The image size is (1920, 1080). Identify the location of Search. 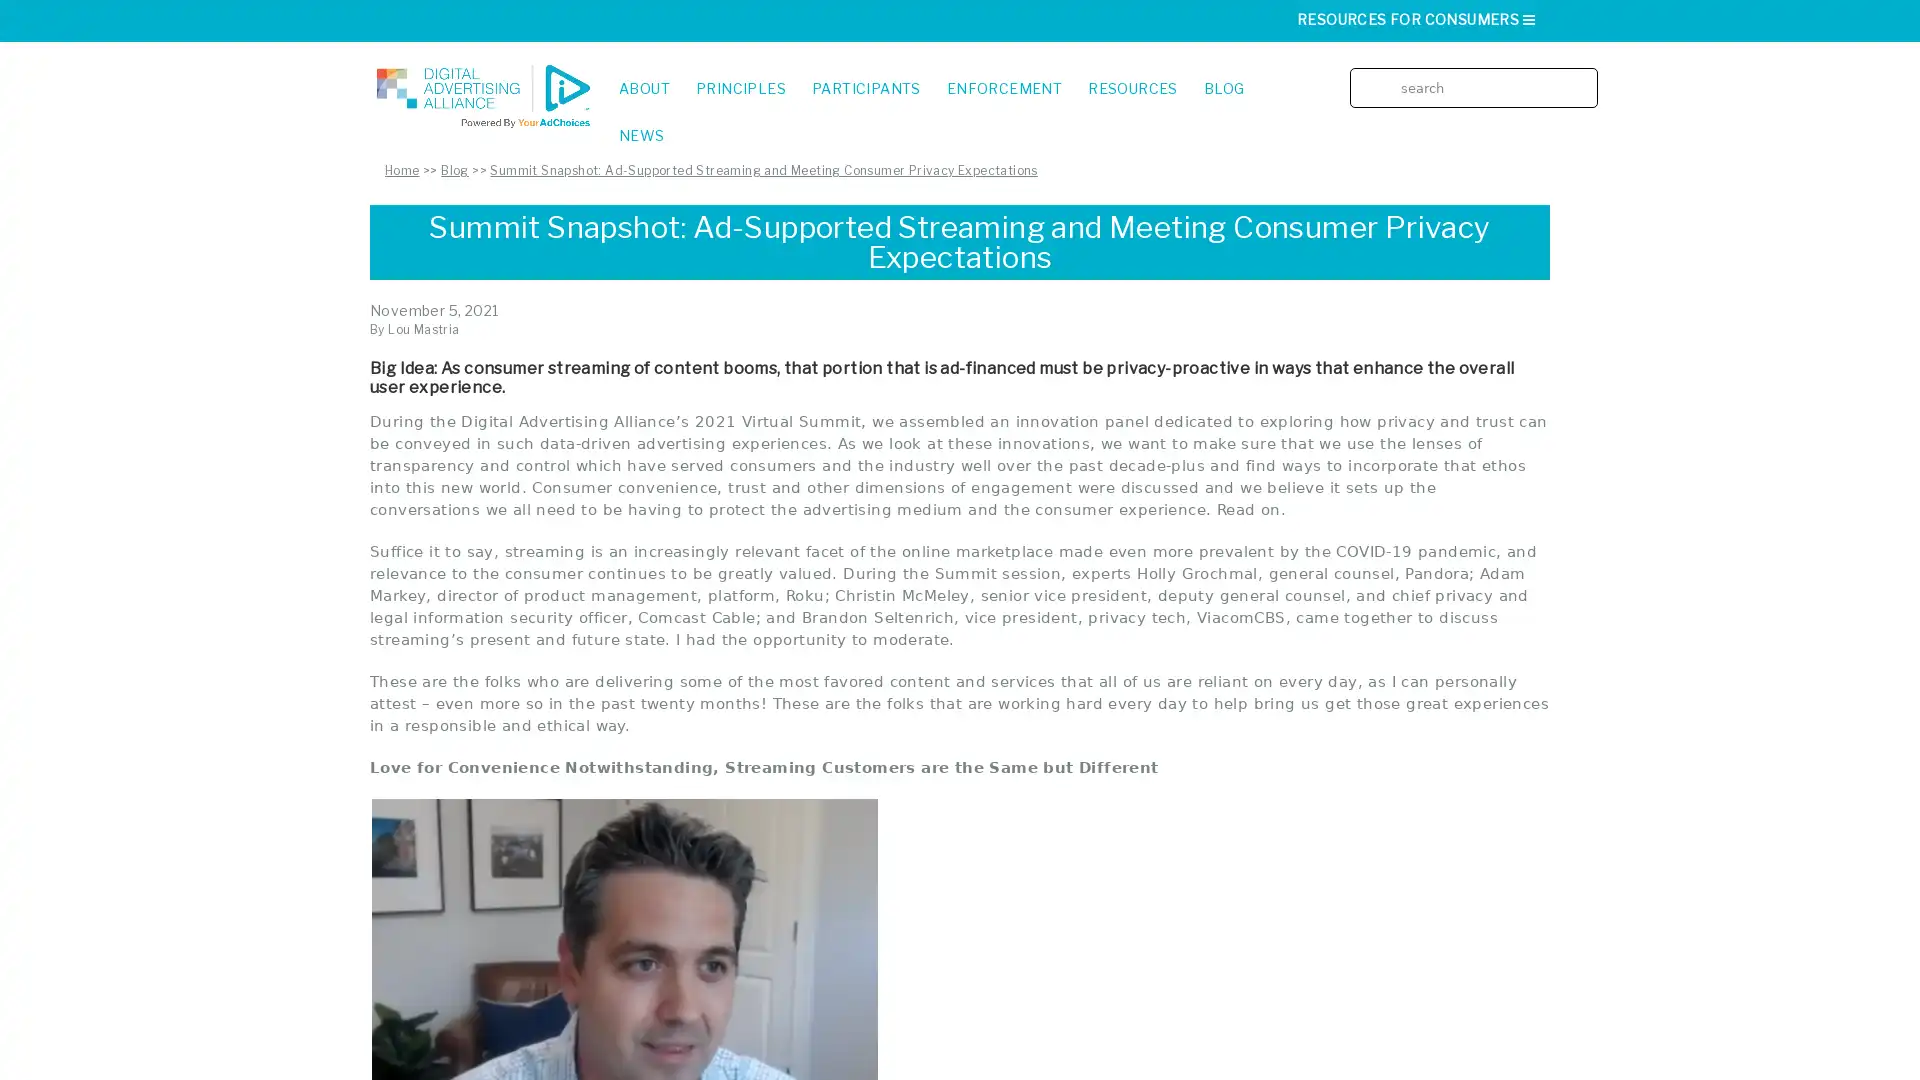
(1588, 72).